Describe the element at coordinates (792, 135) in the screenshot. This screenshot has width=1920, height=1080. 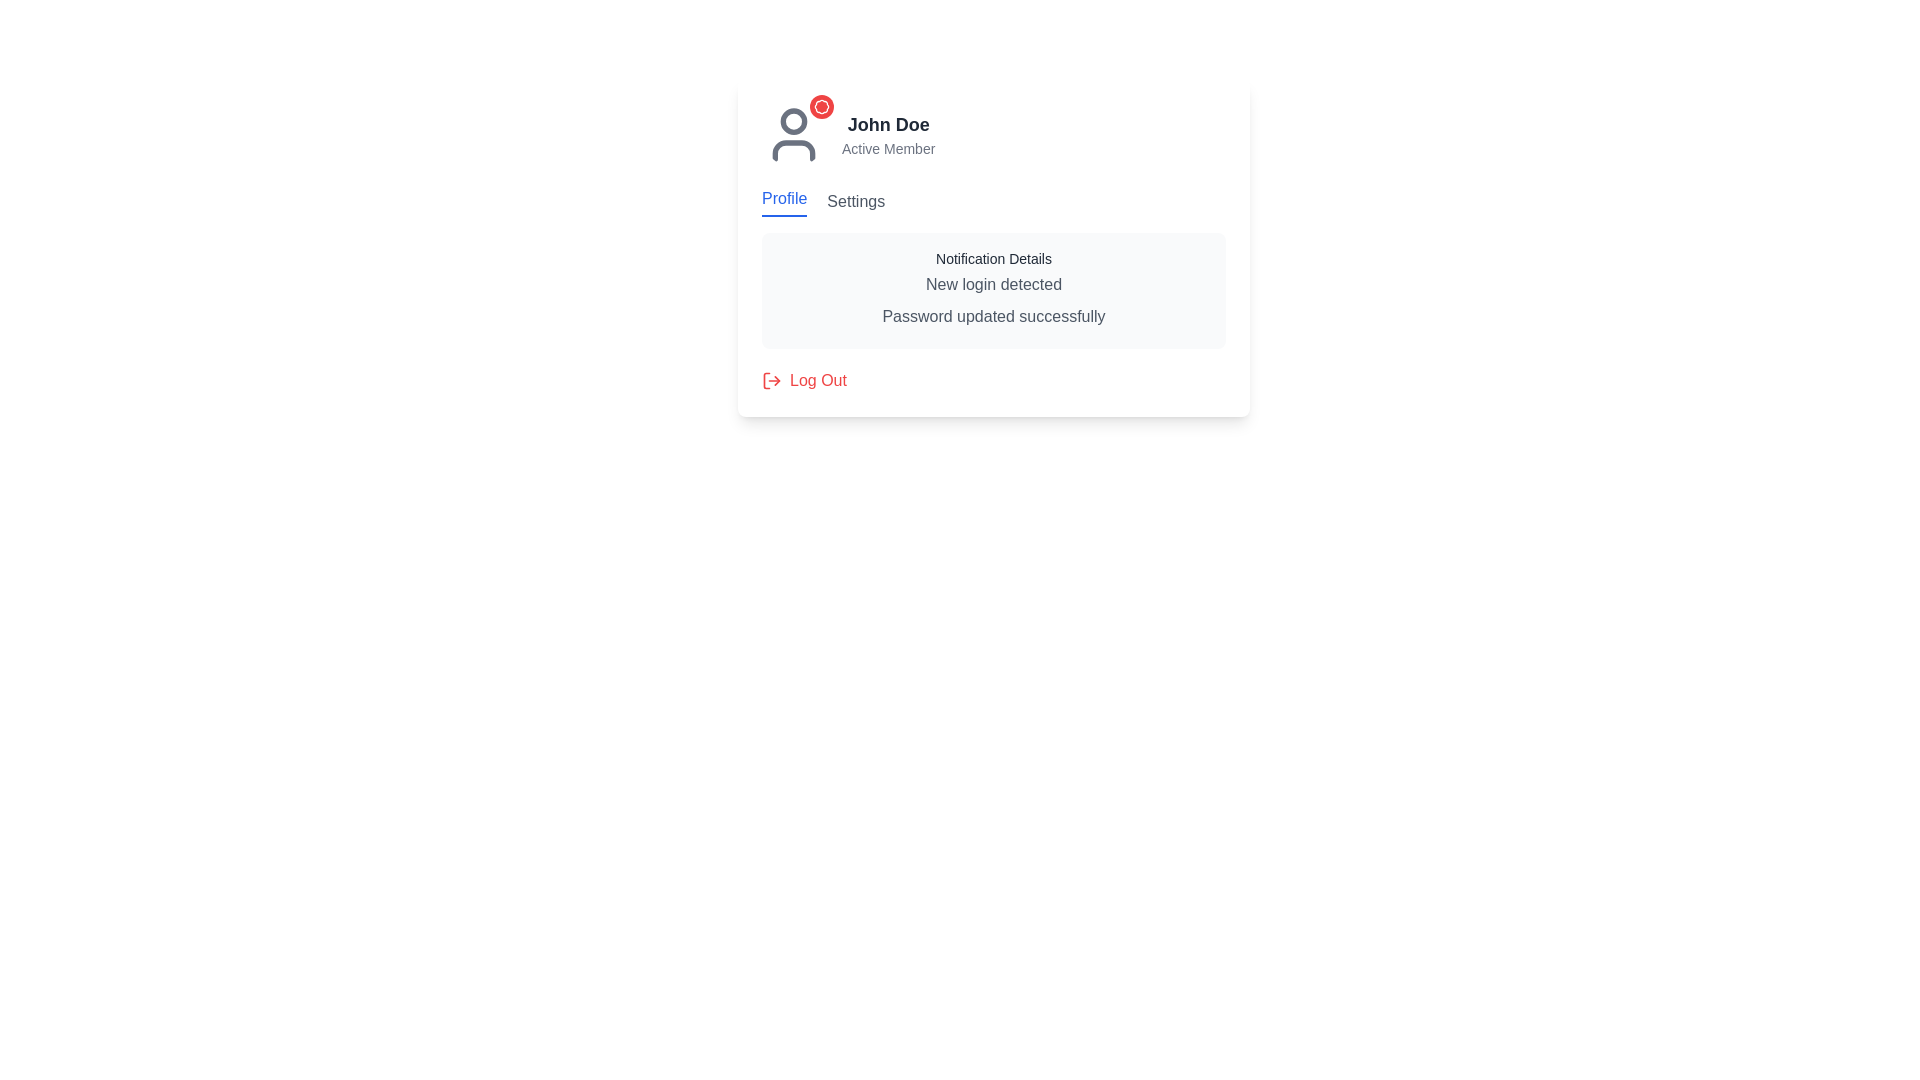
I see `the user profile icon, which is a circular avatar icon styled in grey, positioned in the top-left corner next to the text elements 'John Doe' and 'Active Member'` at that location.